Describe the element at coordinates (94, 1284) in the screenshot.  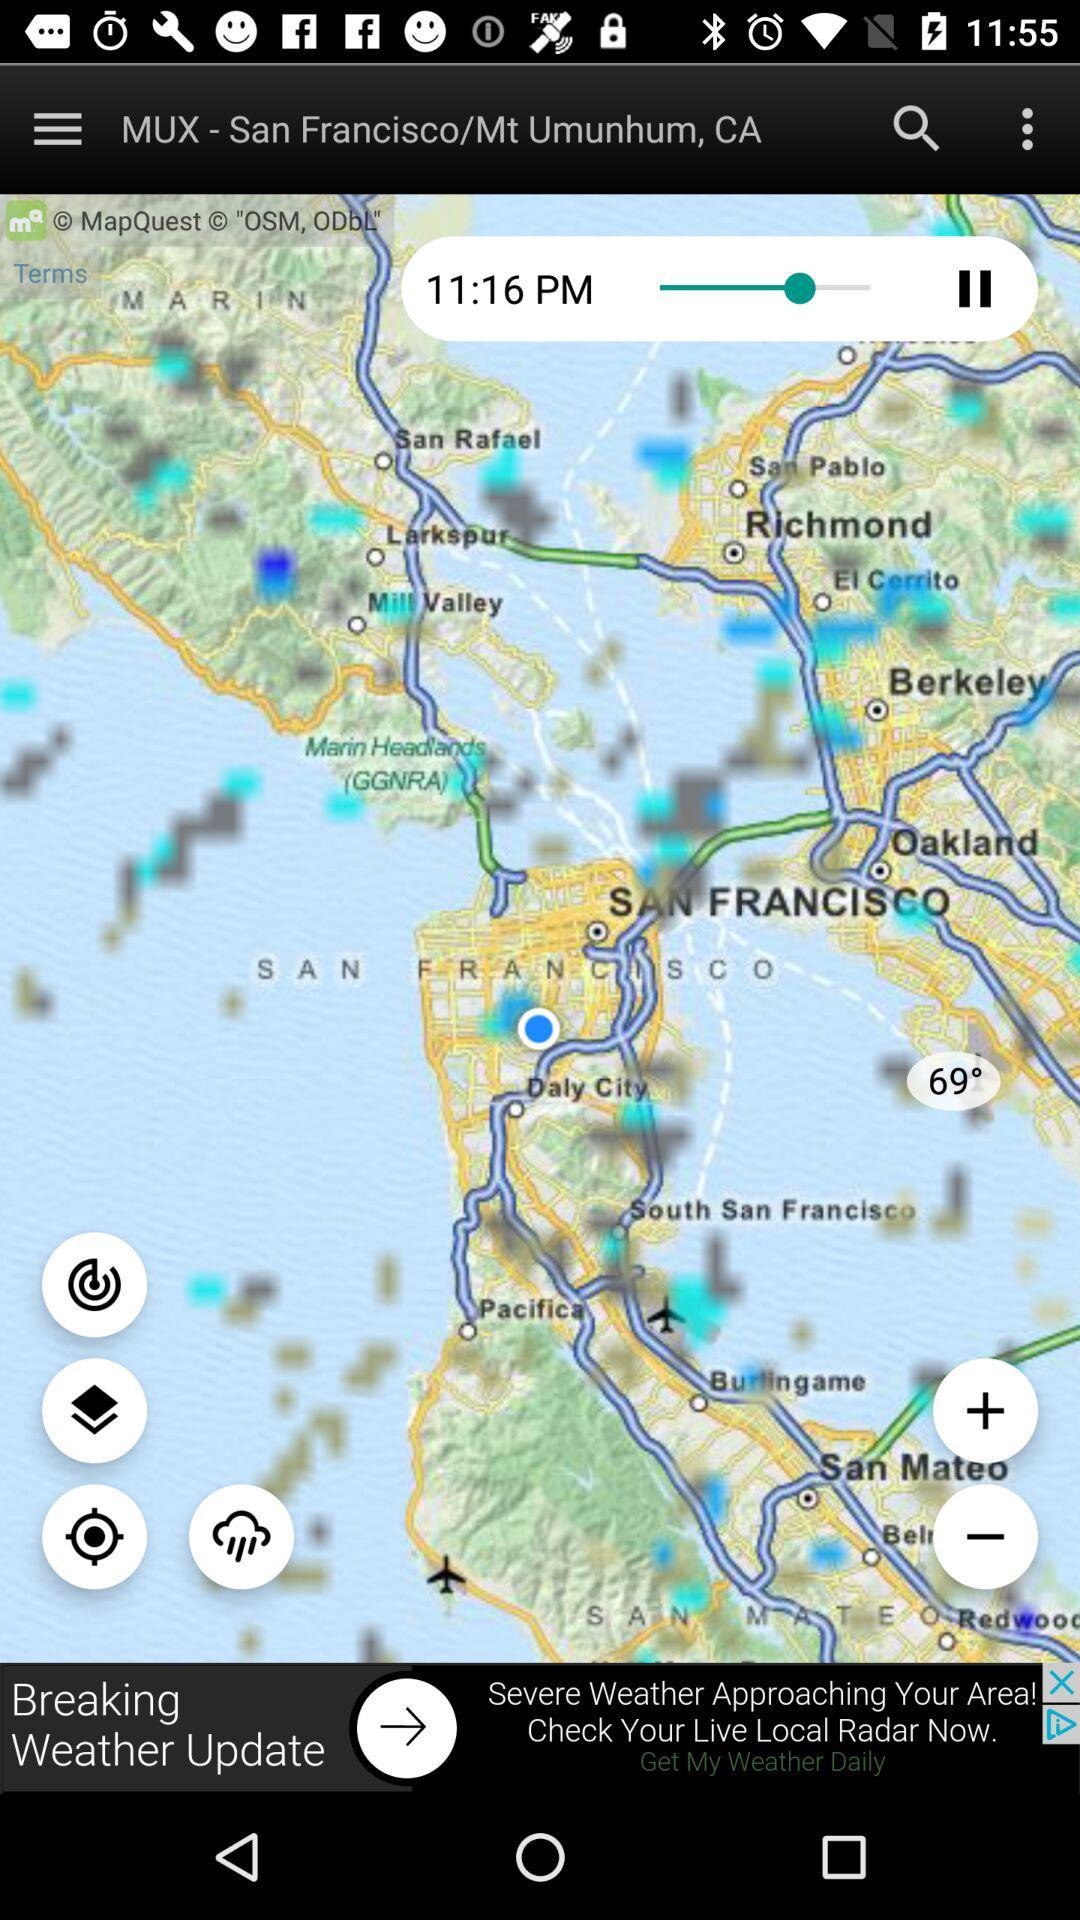
I see `switch off the button` at that location.